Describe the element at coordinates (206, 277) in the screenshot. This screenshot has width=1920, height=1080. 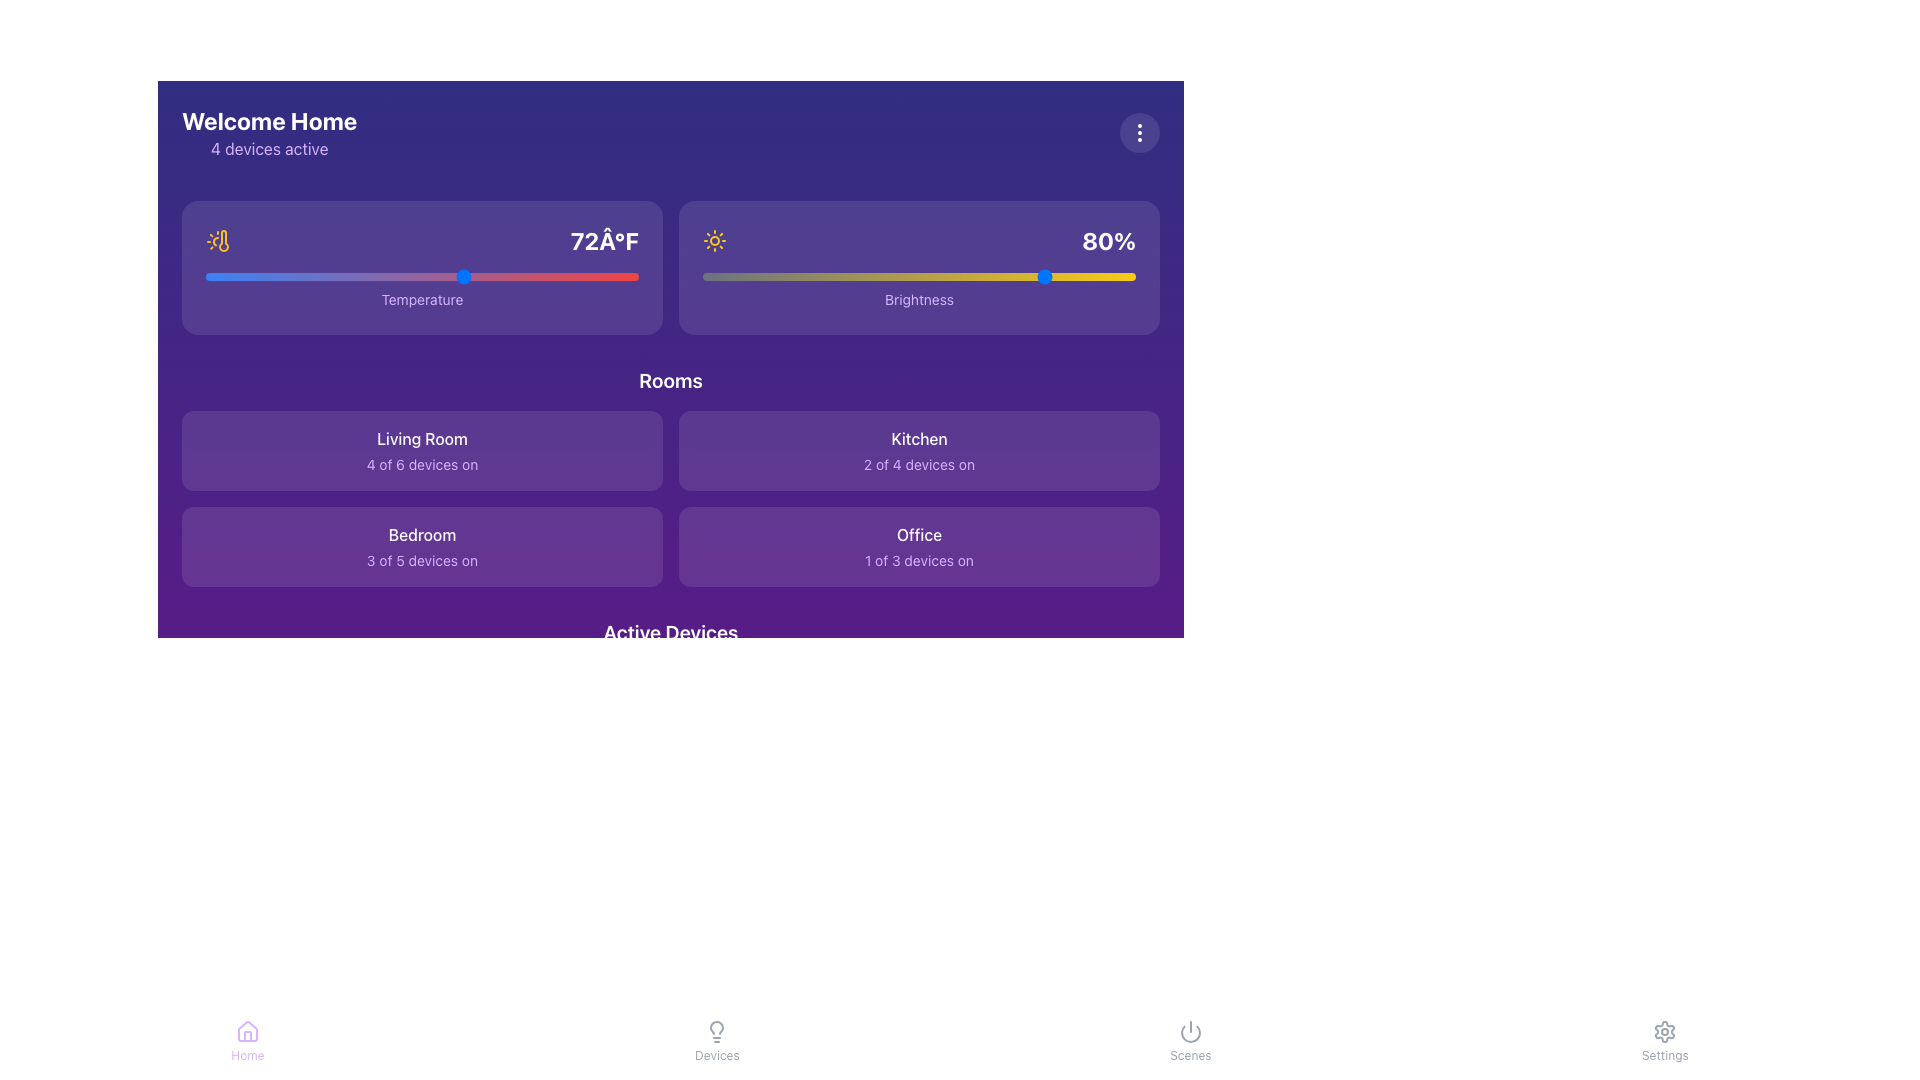
I see `the temperature` at that location.